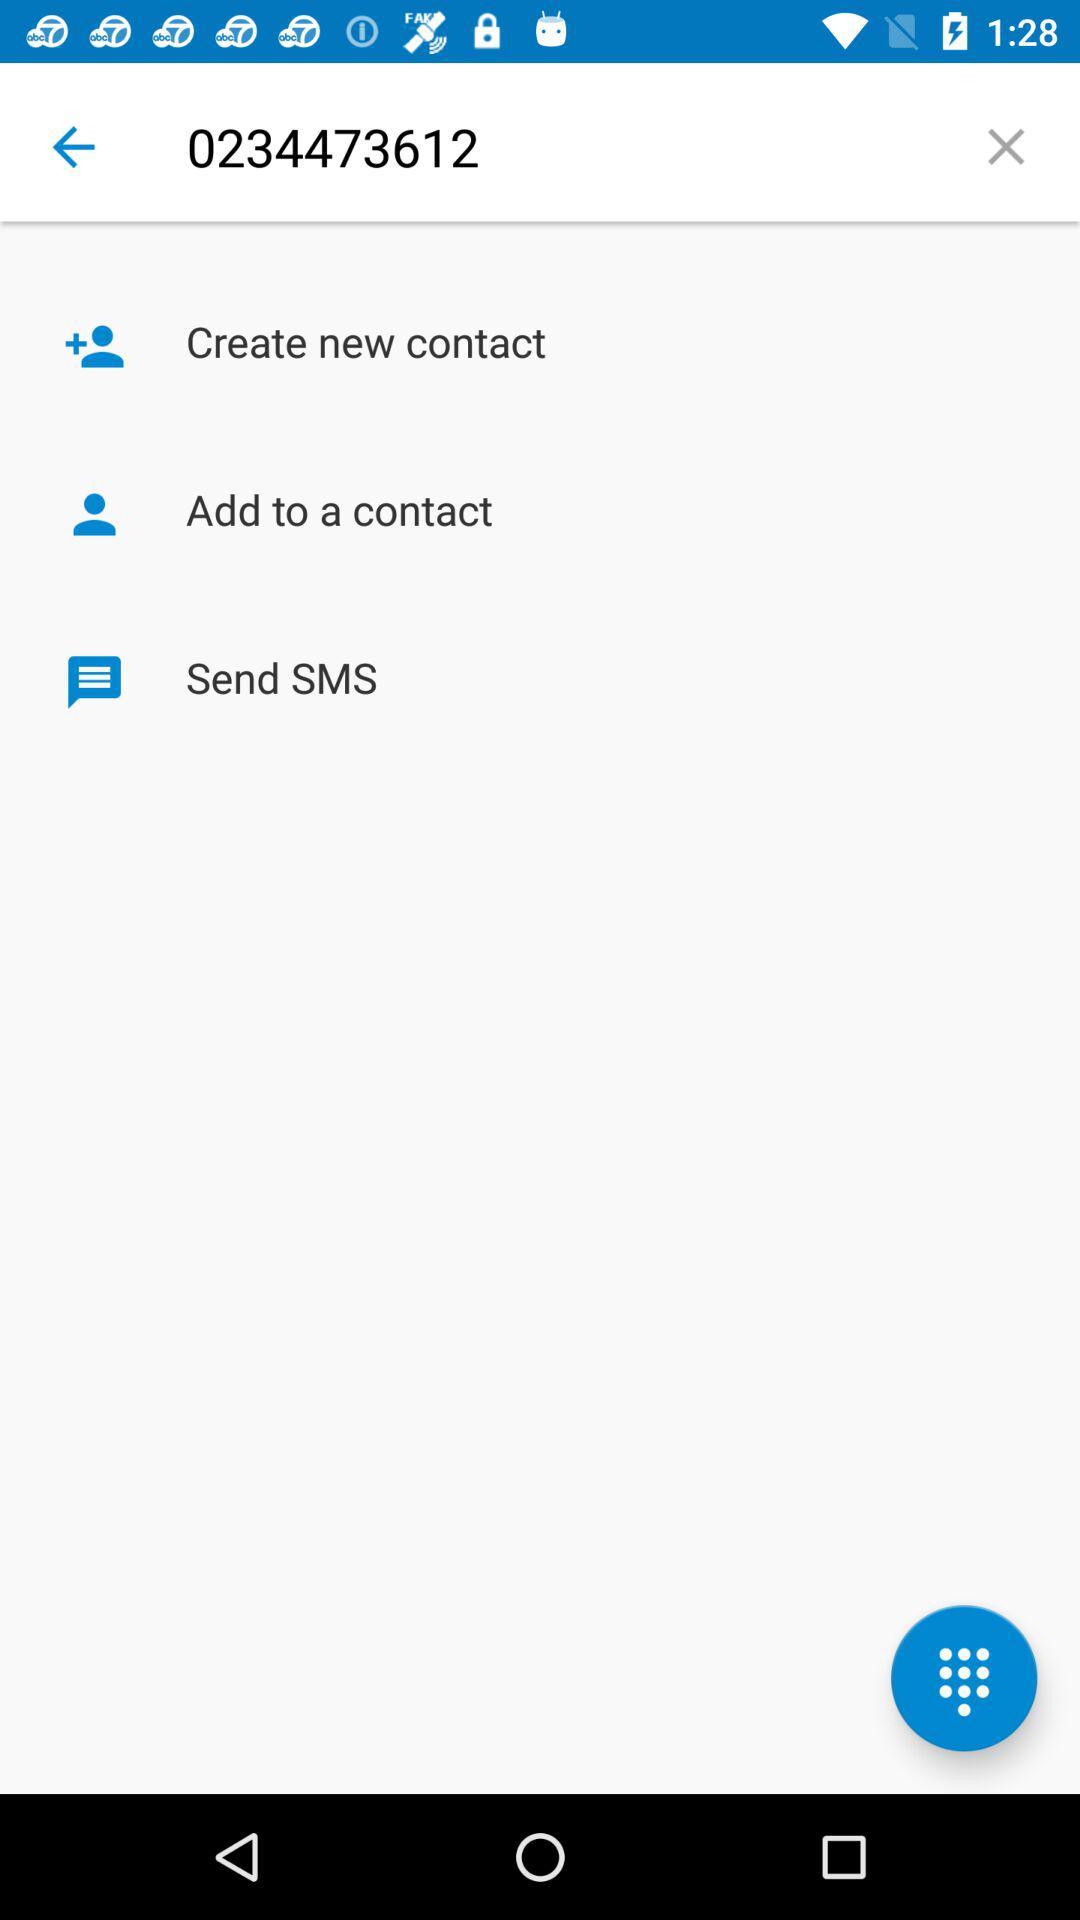 This screenshot has height=1920, width=1080. What do you see at coordinates (94, 682) in the screenshot?
I see `message icon which is before send sms on page` at bounding box center [94, 682].